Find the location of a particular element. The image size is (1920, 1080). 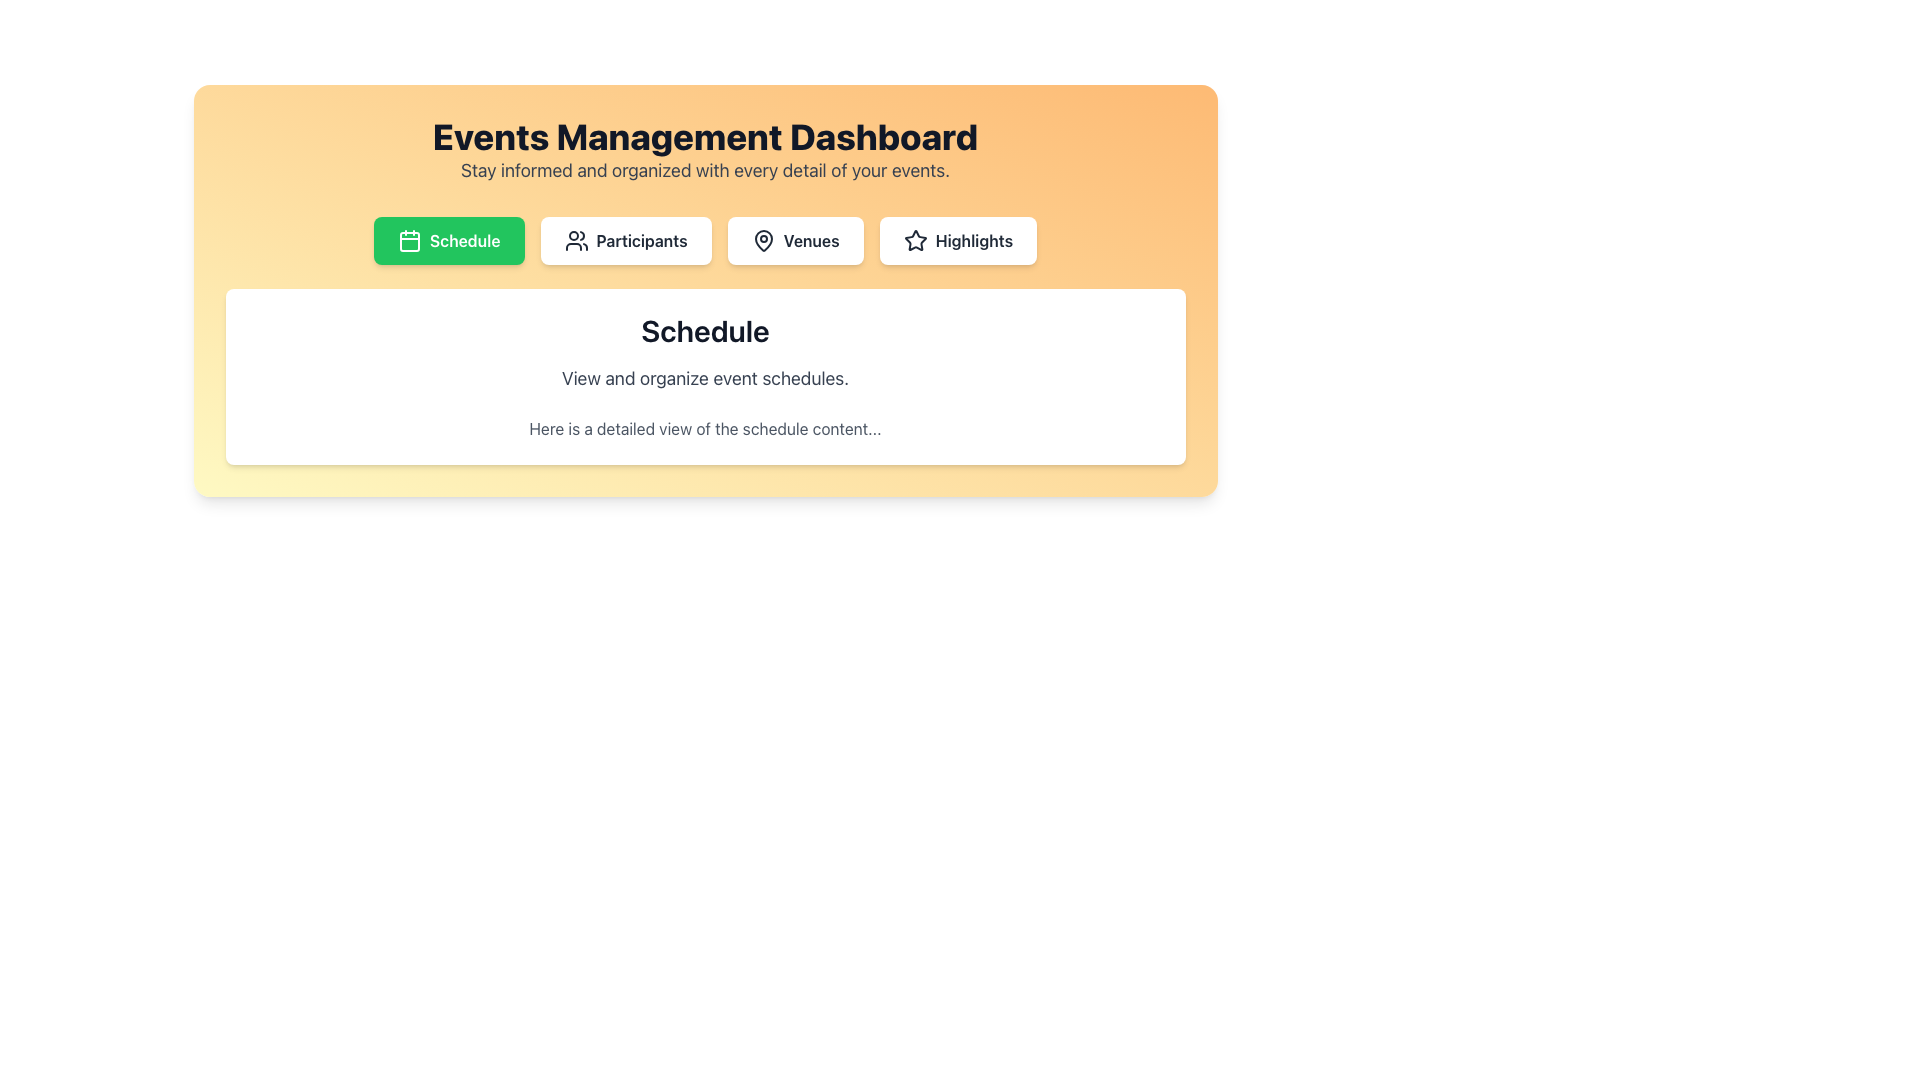

the button located in the second position of a row of four buttons, situated between the 'Schedule' and 'Venues' buttons is located at coordinates (625, 239).